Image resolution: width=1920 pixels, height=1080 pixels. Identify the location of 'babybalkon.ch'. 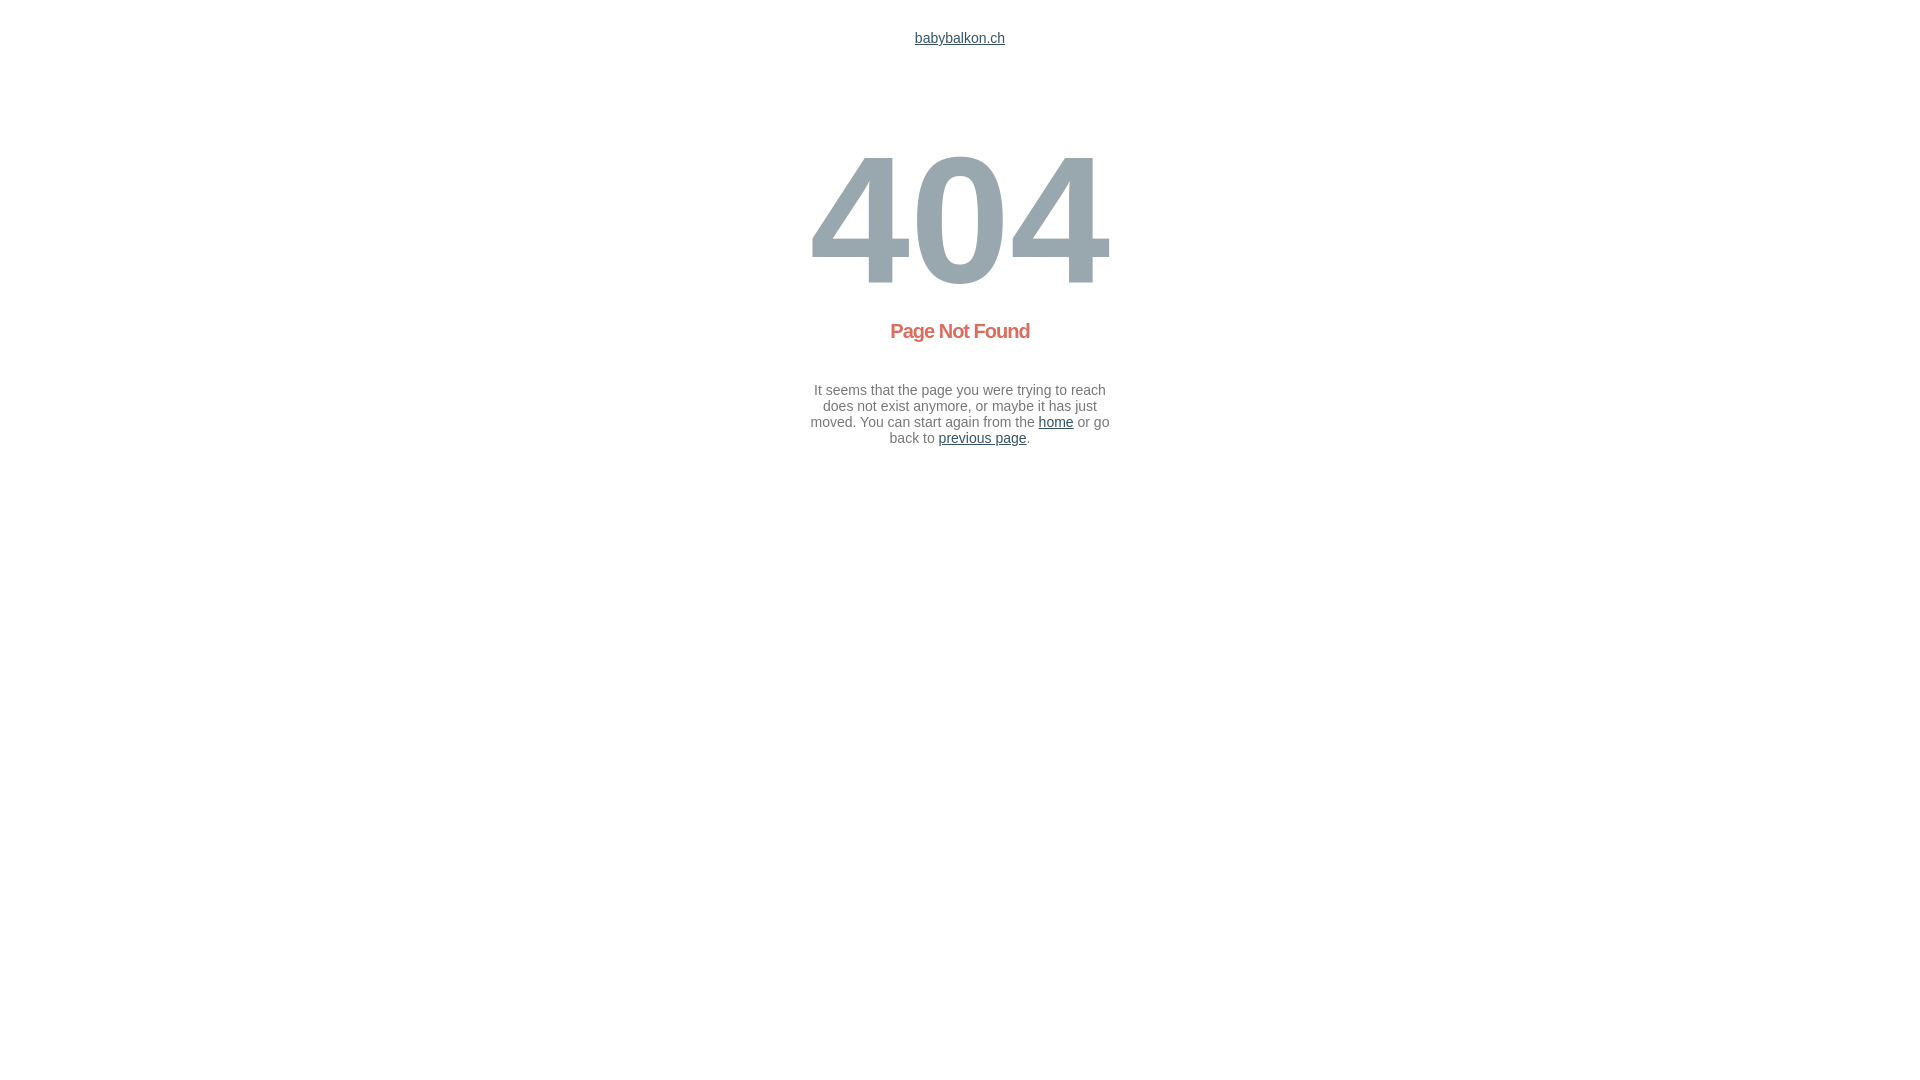
(960, 38).